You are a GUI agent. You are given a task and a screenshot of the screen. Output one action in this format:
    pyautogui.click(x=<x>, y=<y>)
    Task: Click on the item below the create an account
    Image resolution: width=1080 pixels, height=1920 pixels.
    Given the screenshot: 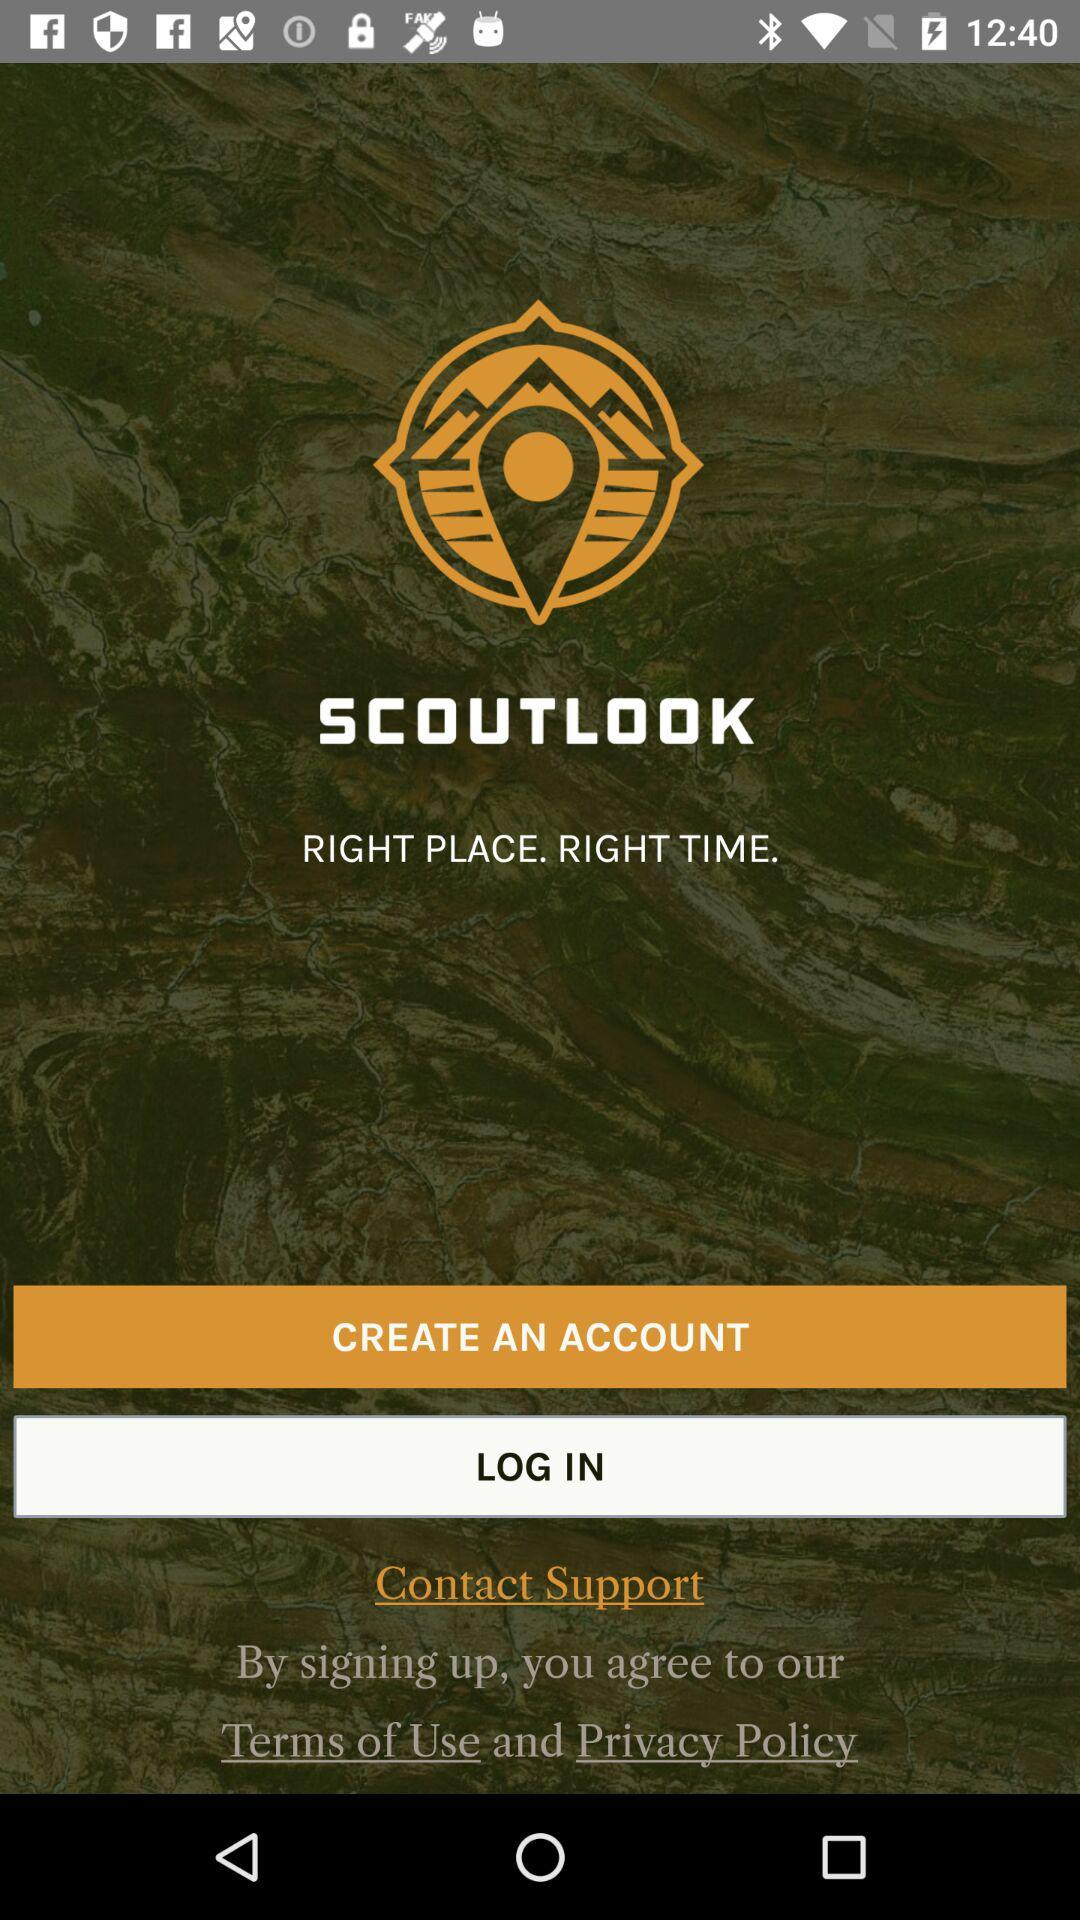 What is the action you would take?
    pyautogui.click(x=540, y=1466)
    